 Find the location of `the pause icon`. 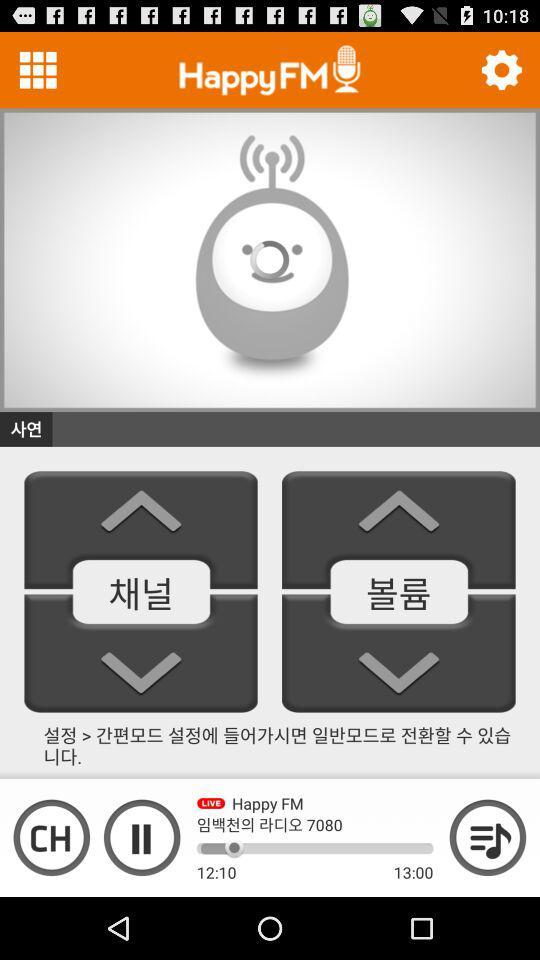

the pause icon is located at coordinates (141, 895).